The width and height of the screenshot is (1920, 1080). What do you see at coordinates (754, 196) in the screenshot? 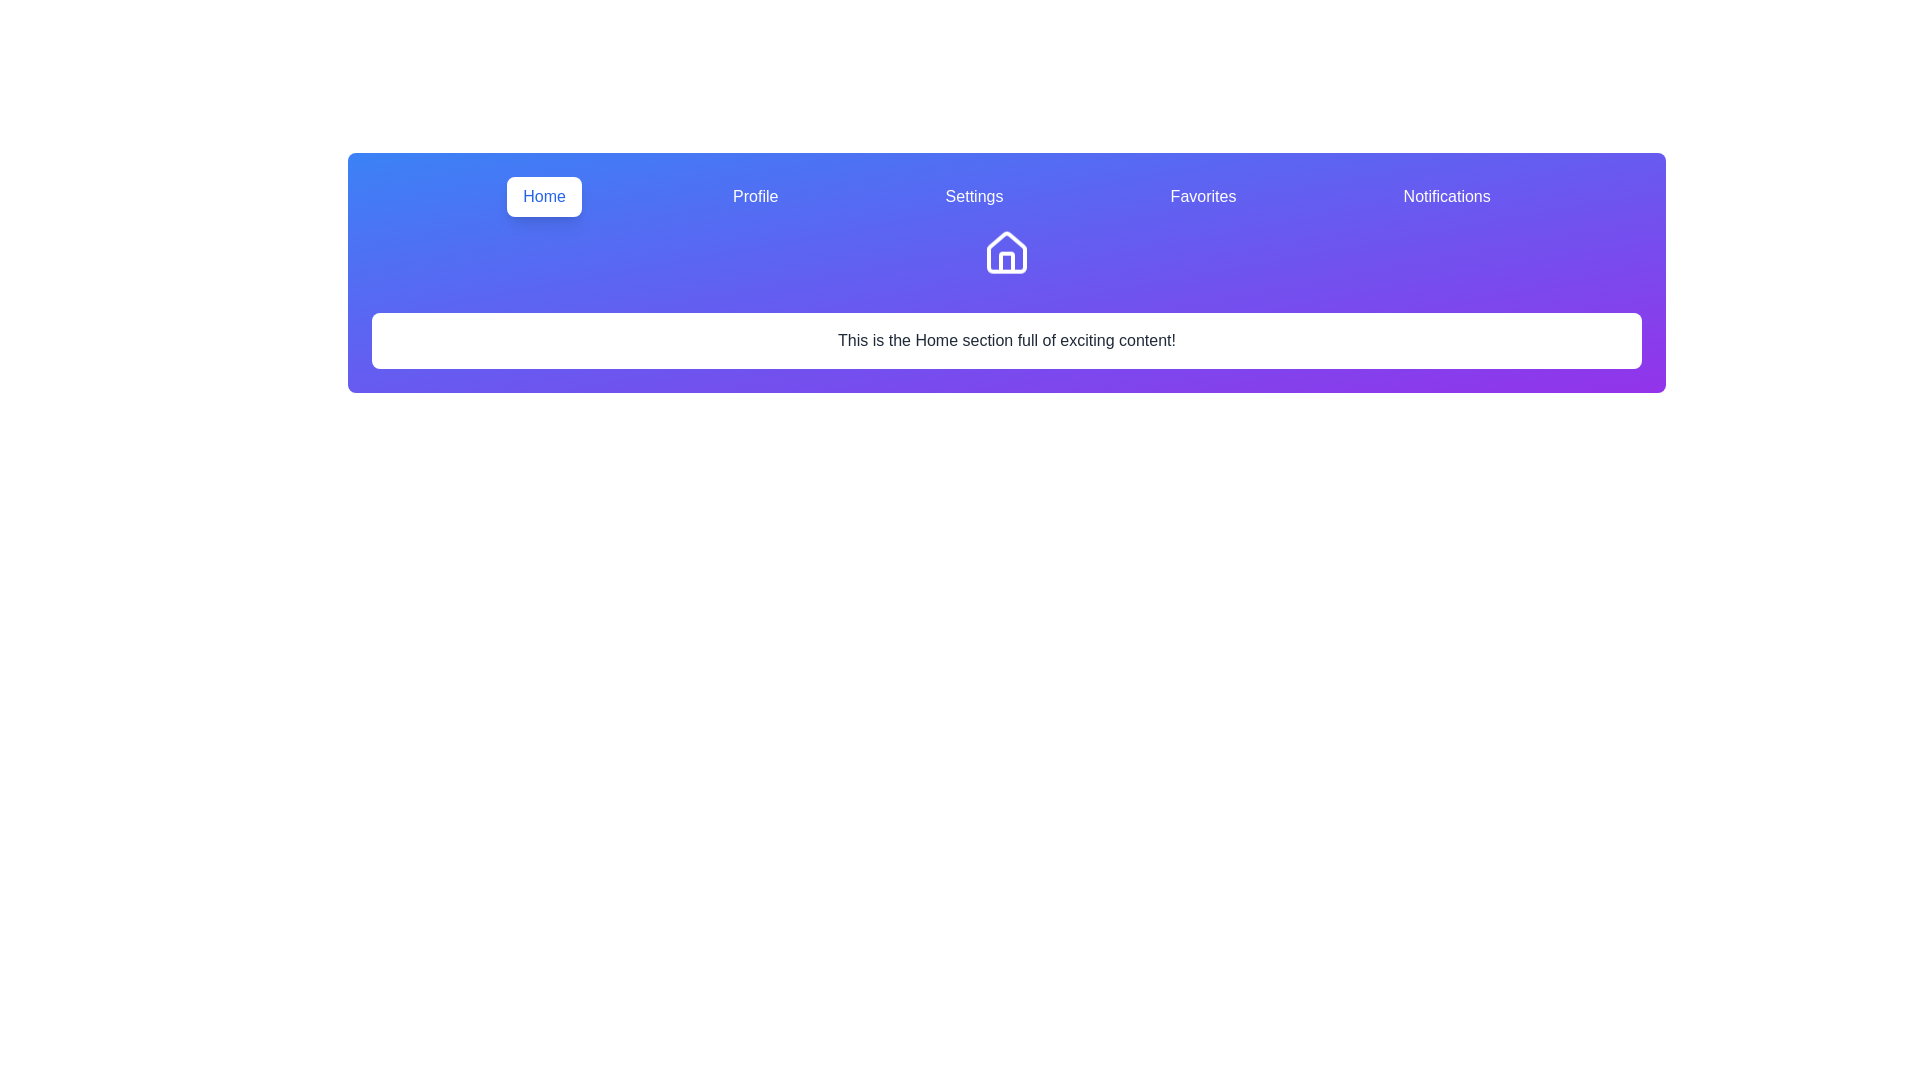
I see `the 'Profile' button, which is the second element in the horizontal navigation bar with a gradient blue-pink background` at bounding box center [754, 196].